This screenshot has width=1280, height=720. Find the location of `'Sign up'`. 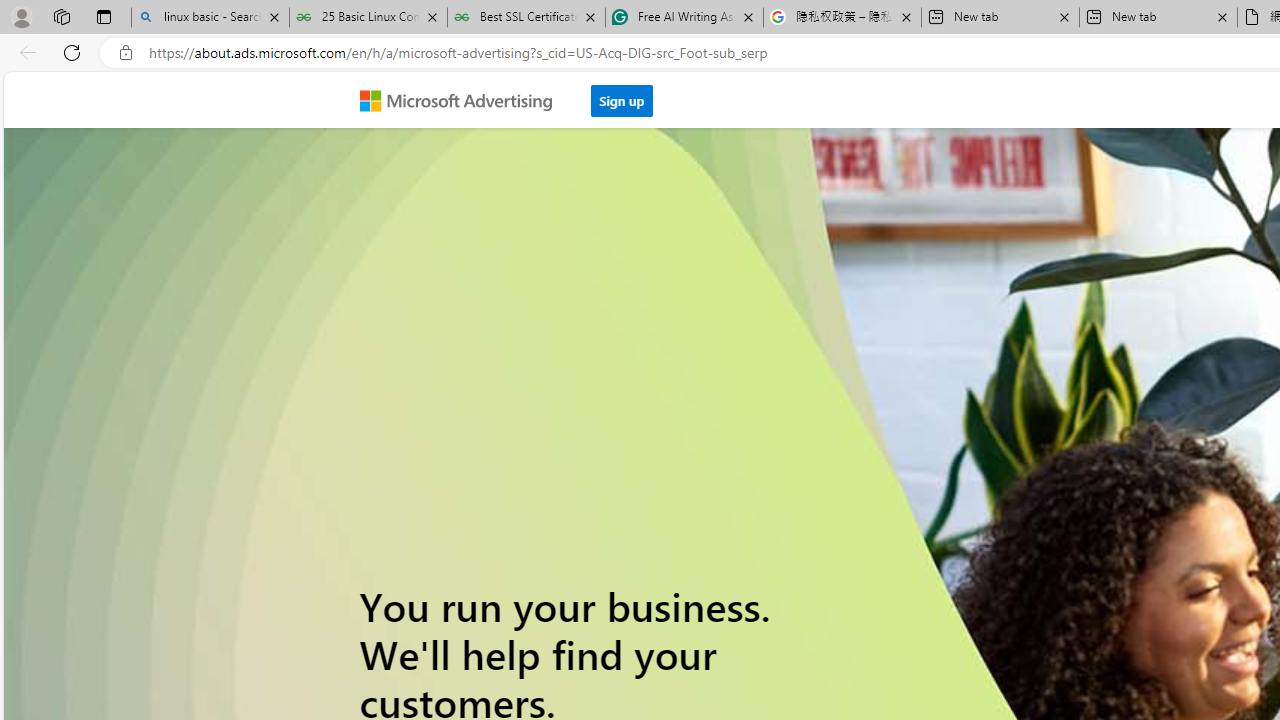

'Sign up' is located at coordinates (621, 100).